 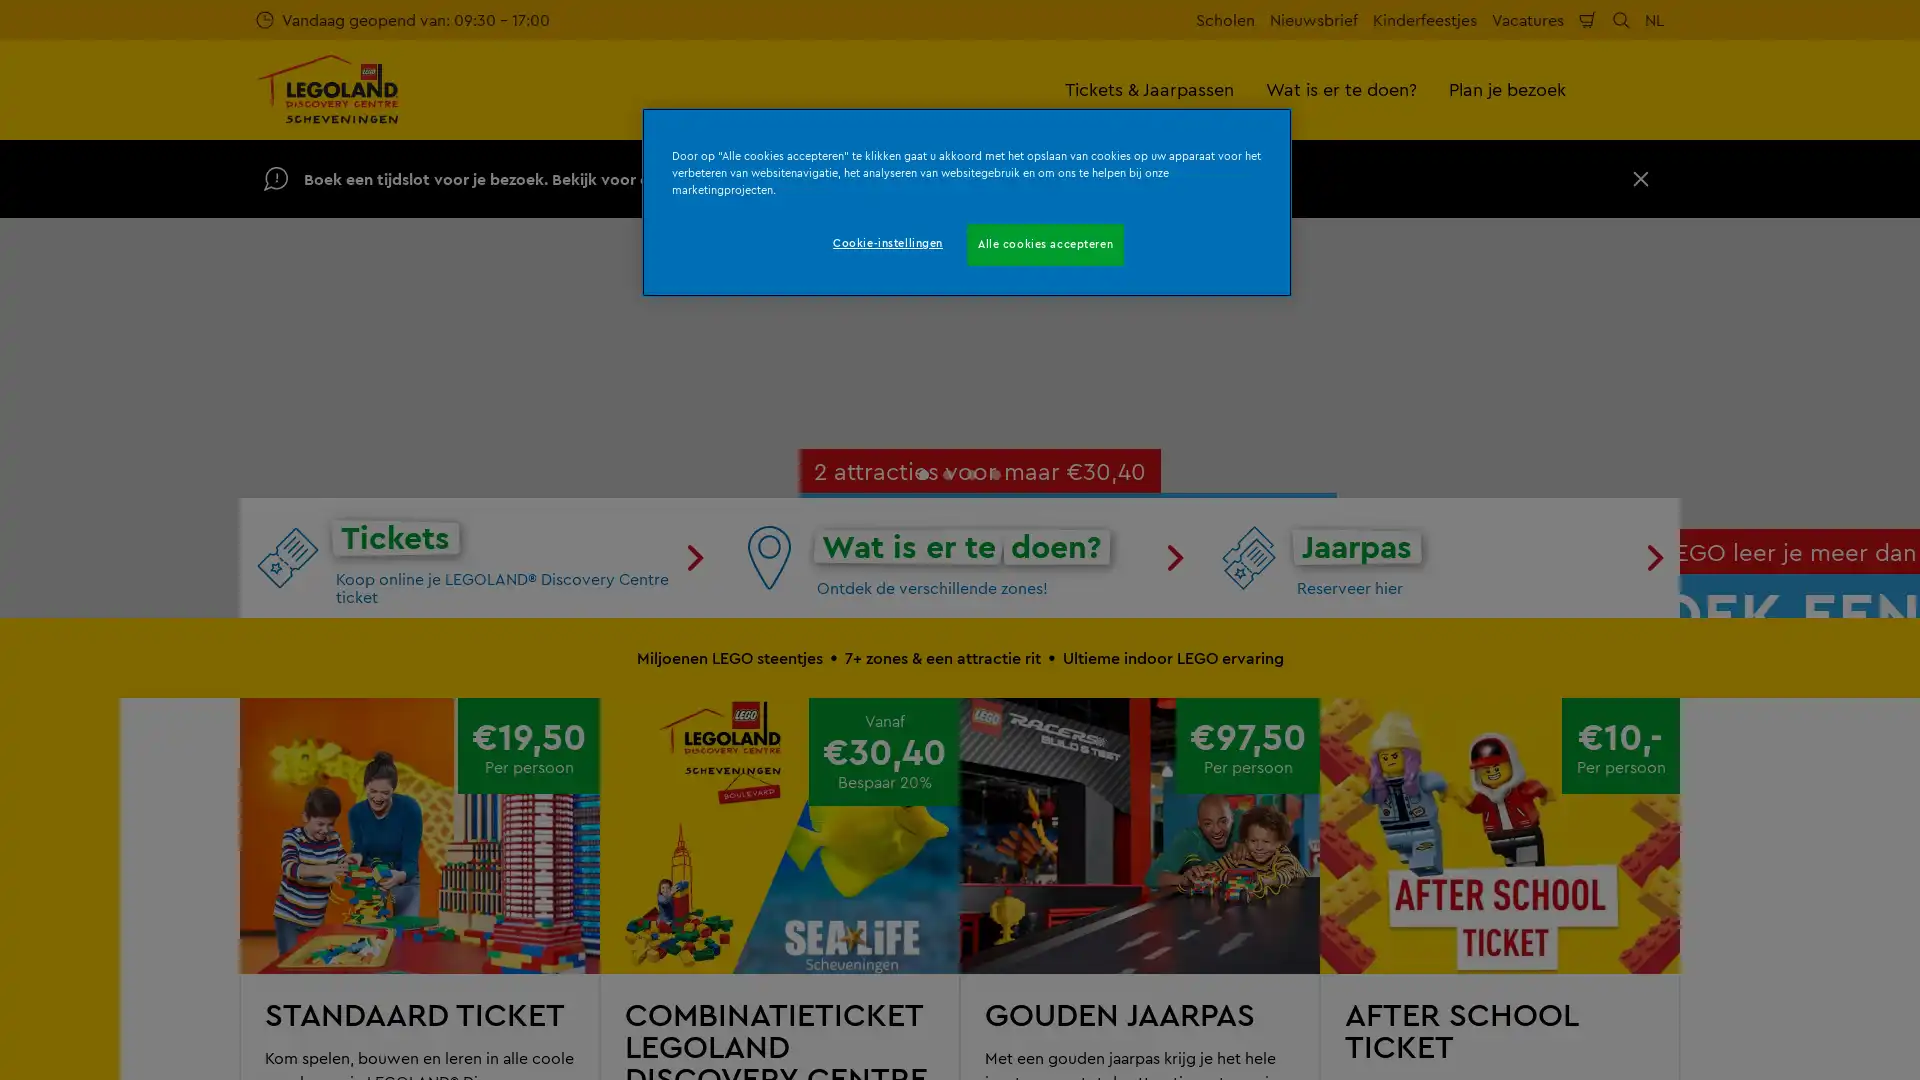 What do you see at coordinates (947, 852) in the screenshot?
I see `Go to slide 2` at bounding box center [947, 852].